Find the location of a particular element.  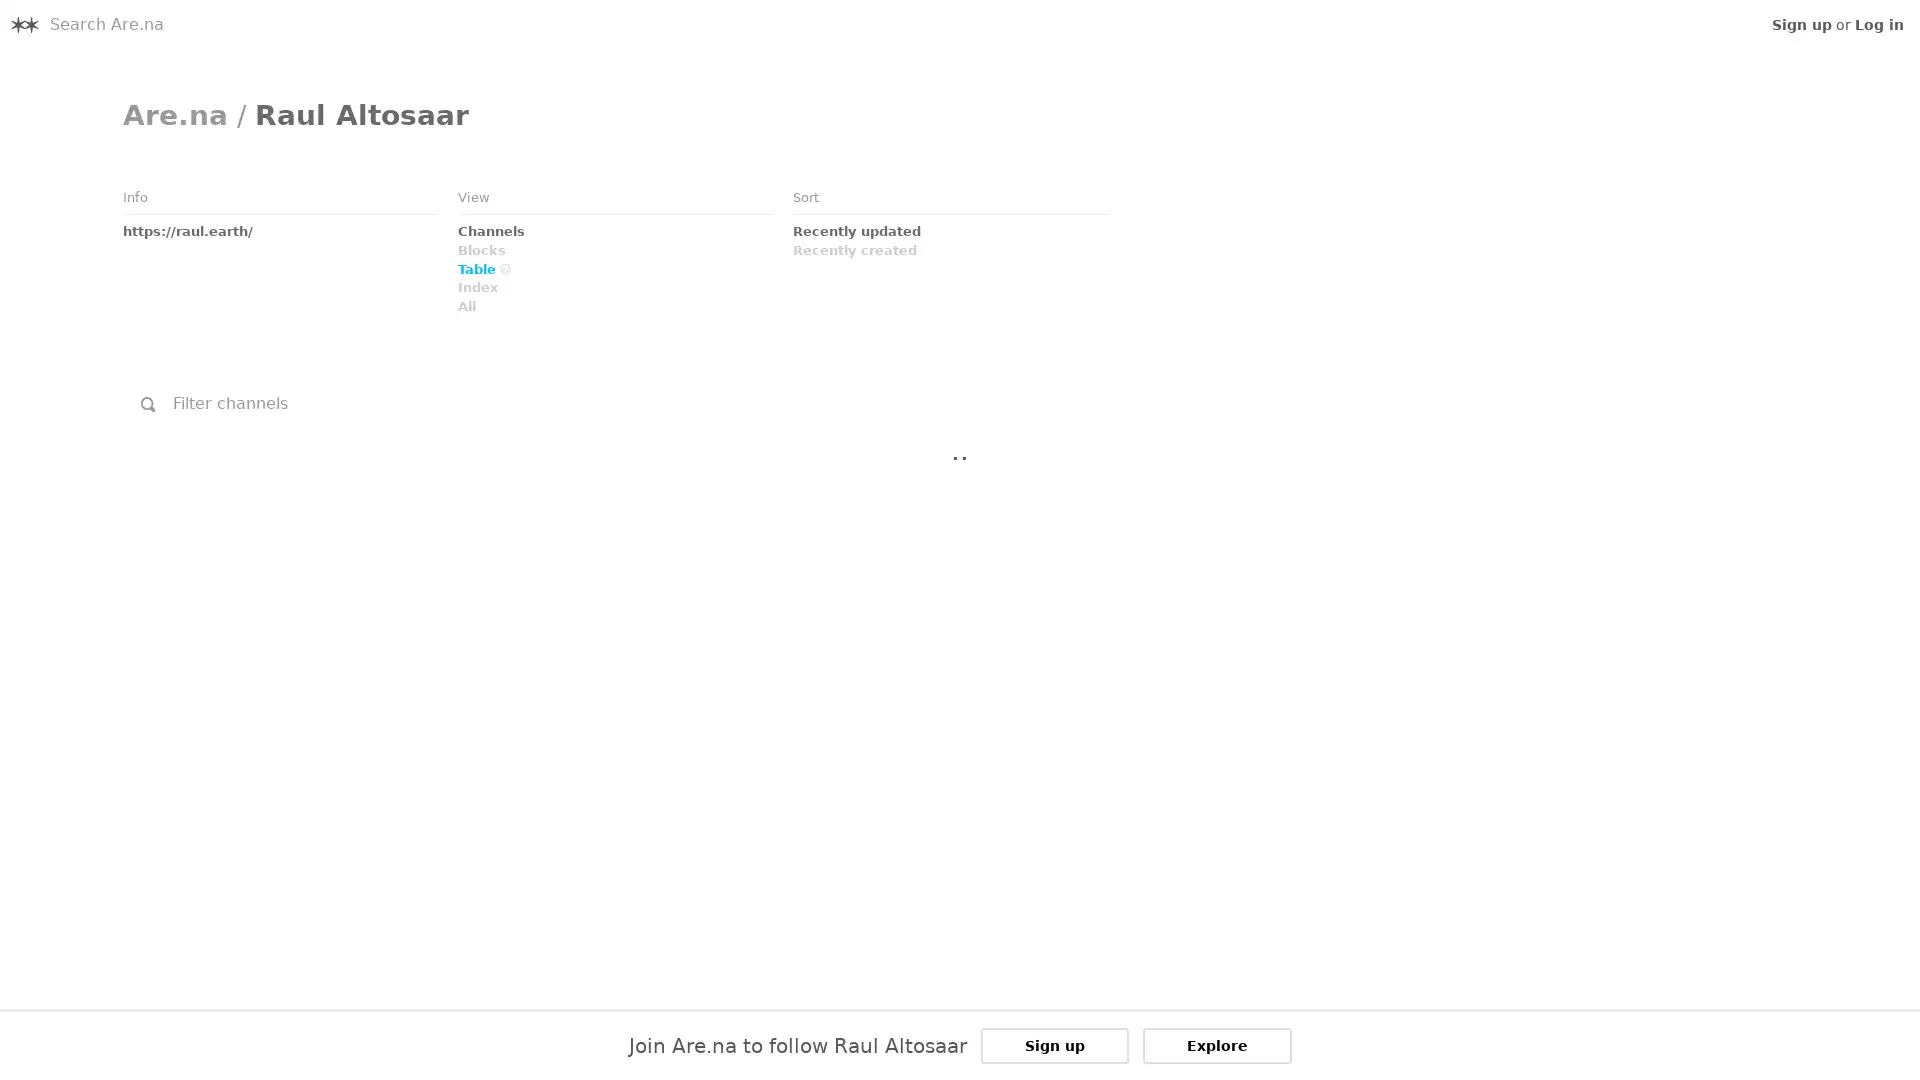

Link to Link: Scrapbook  Sean Meehan is located at coordinates (1619, 595).